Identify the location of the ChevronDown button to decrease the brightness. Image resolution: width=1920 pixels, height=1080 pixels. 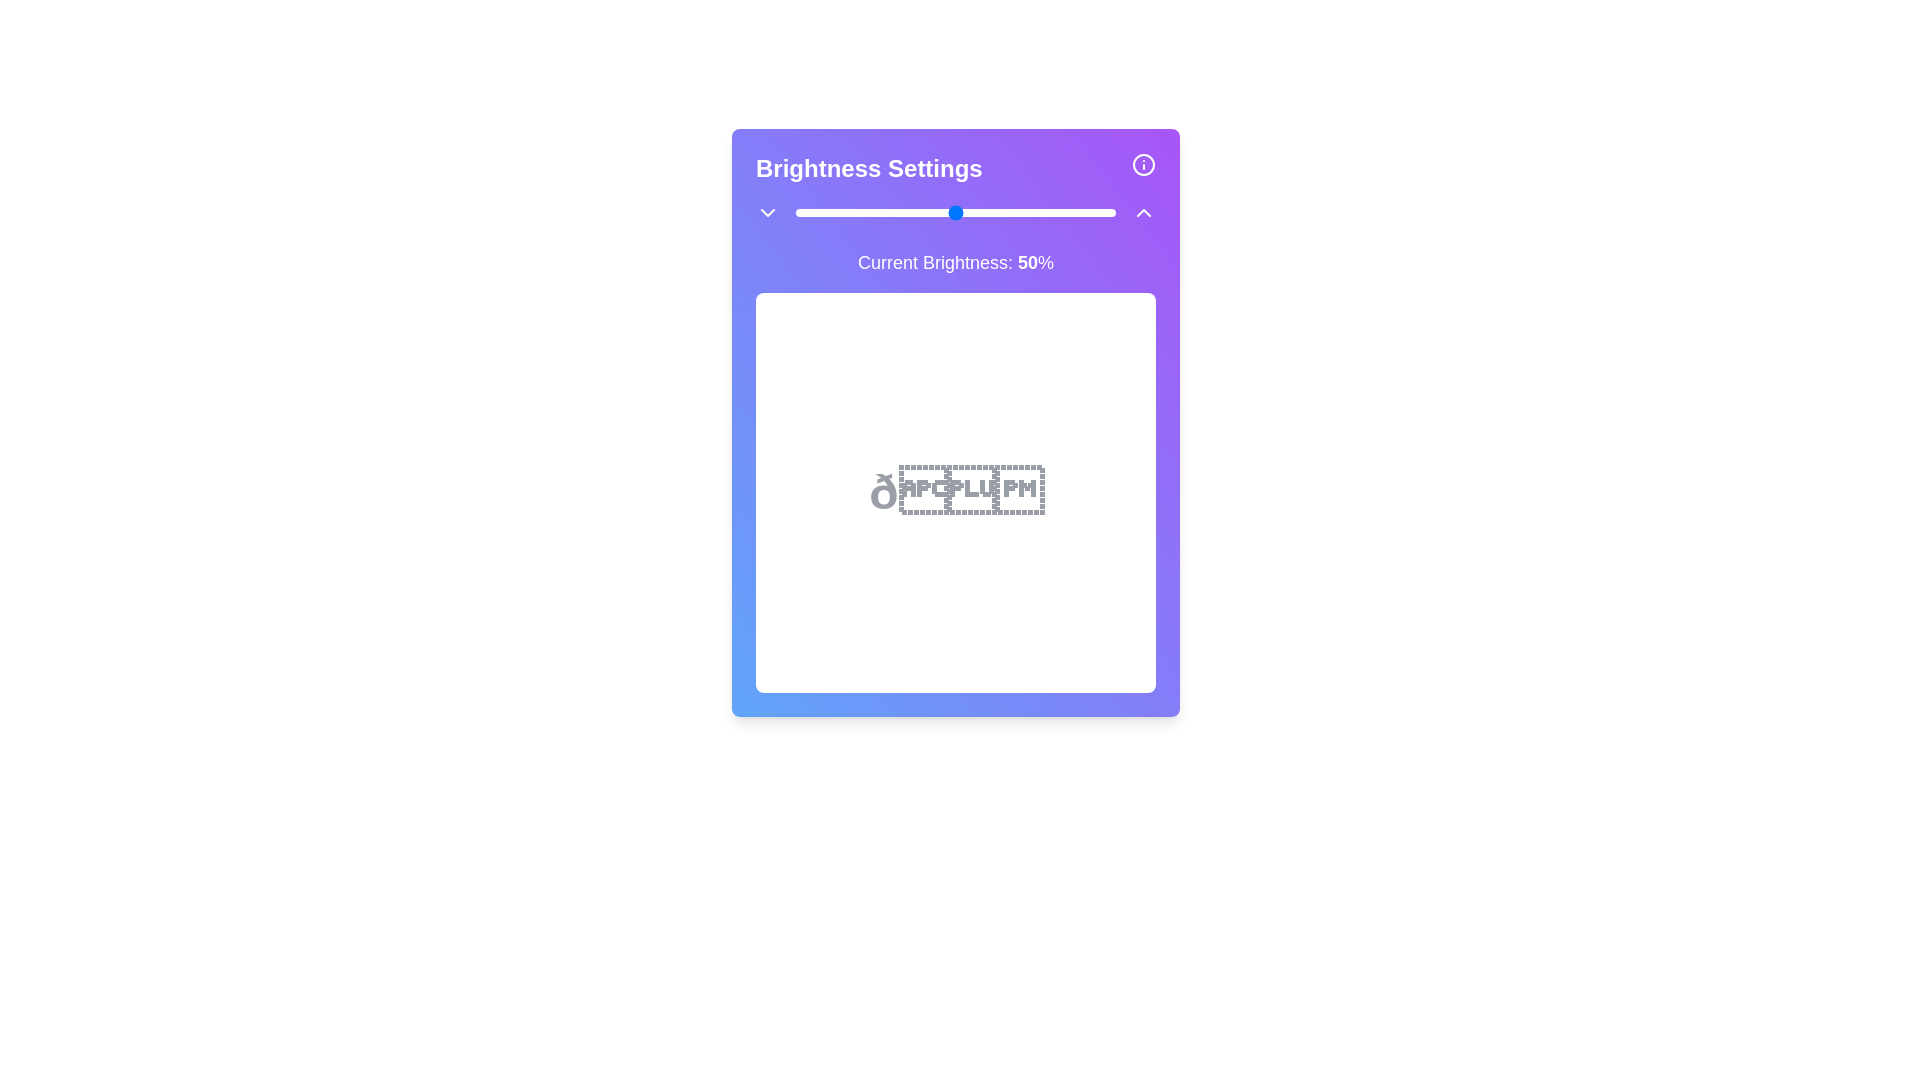
(767, 212).